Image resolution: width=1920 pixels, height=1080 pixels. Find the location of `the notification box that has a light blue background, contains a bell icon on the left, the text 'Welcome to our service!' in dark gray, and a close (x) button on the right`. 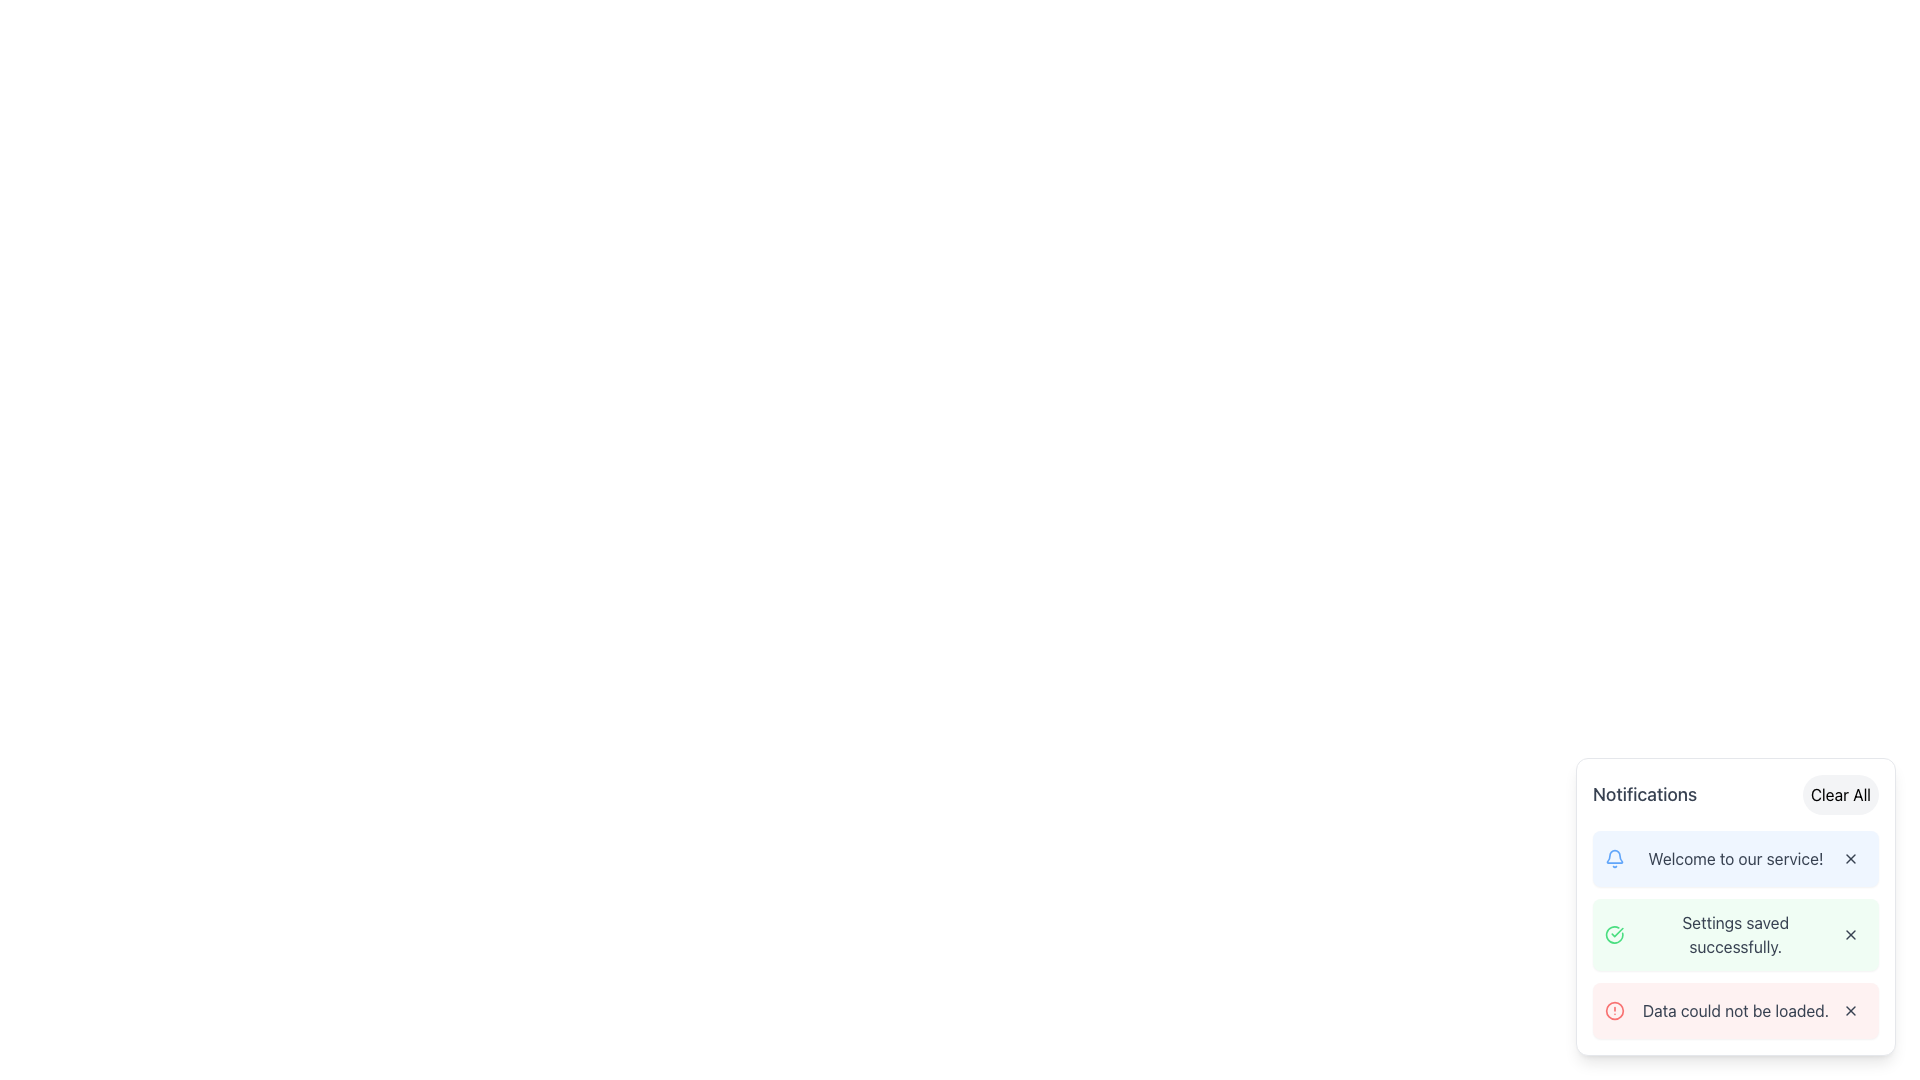

the notification box that has a light blue background, contains a bell icon on the left, the text 'Welcome to our service!' in dark gray, and a close (x) button on the right is located at coordinates (1735, 858).